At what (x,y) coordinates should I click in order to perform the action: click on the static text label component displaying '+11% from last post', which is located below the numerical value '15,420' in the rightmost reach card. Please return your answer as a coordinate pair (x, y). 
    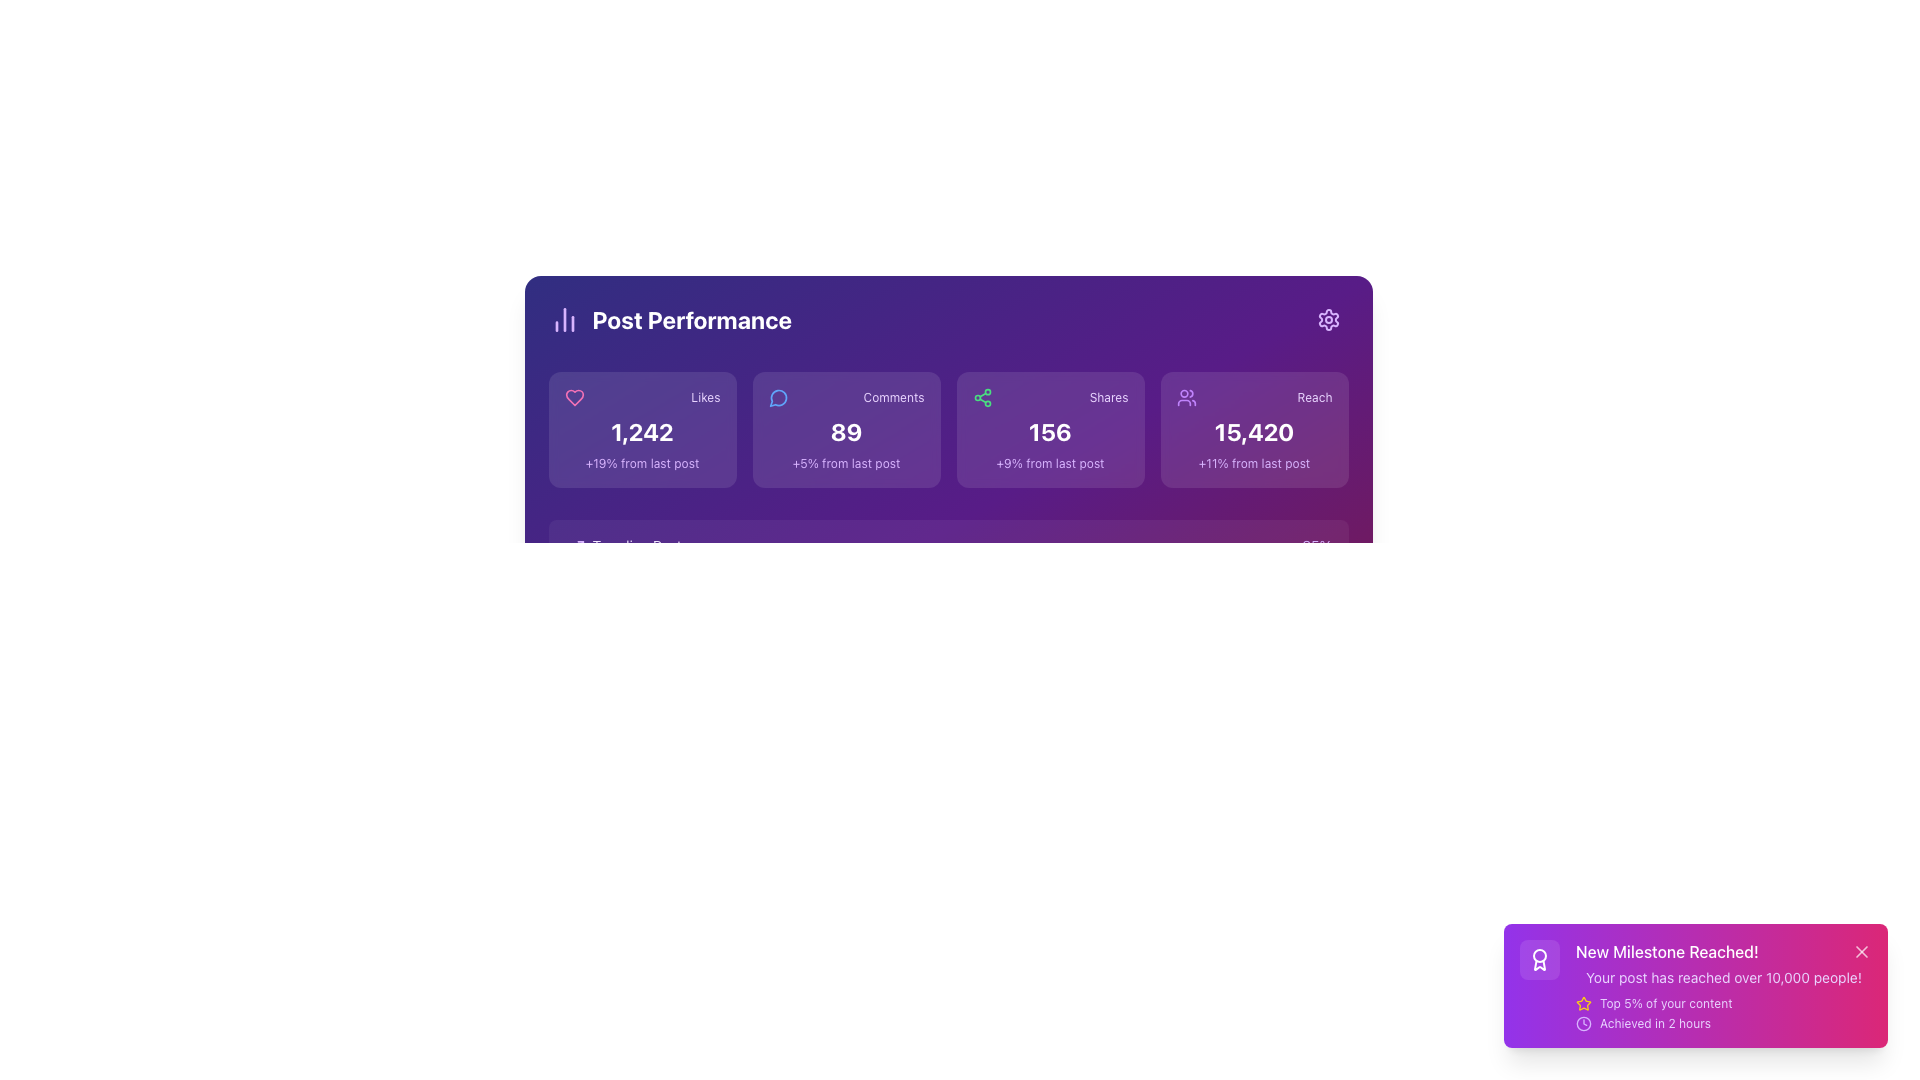
    Looking at the image, I should click on (1253, 463).